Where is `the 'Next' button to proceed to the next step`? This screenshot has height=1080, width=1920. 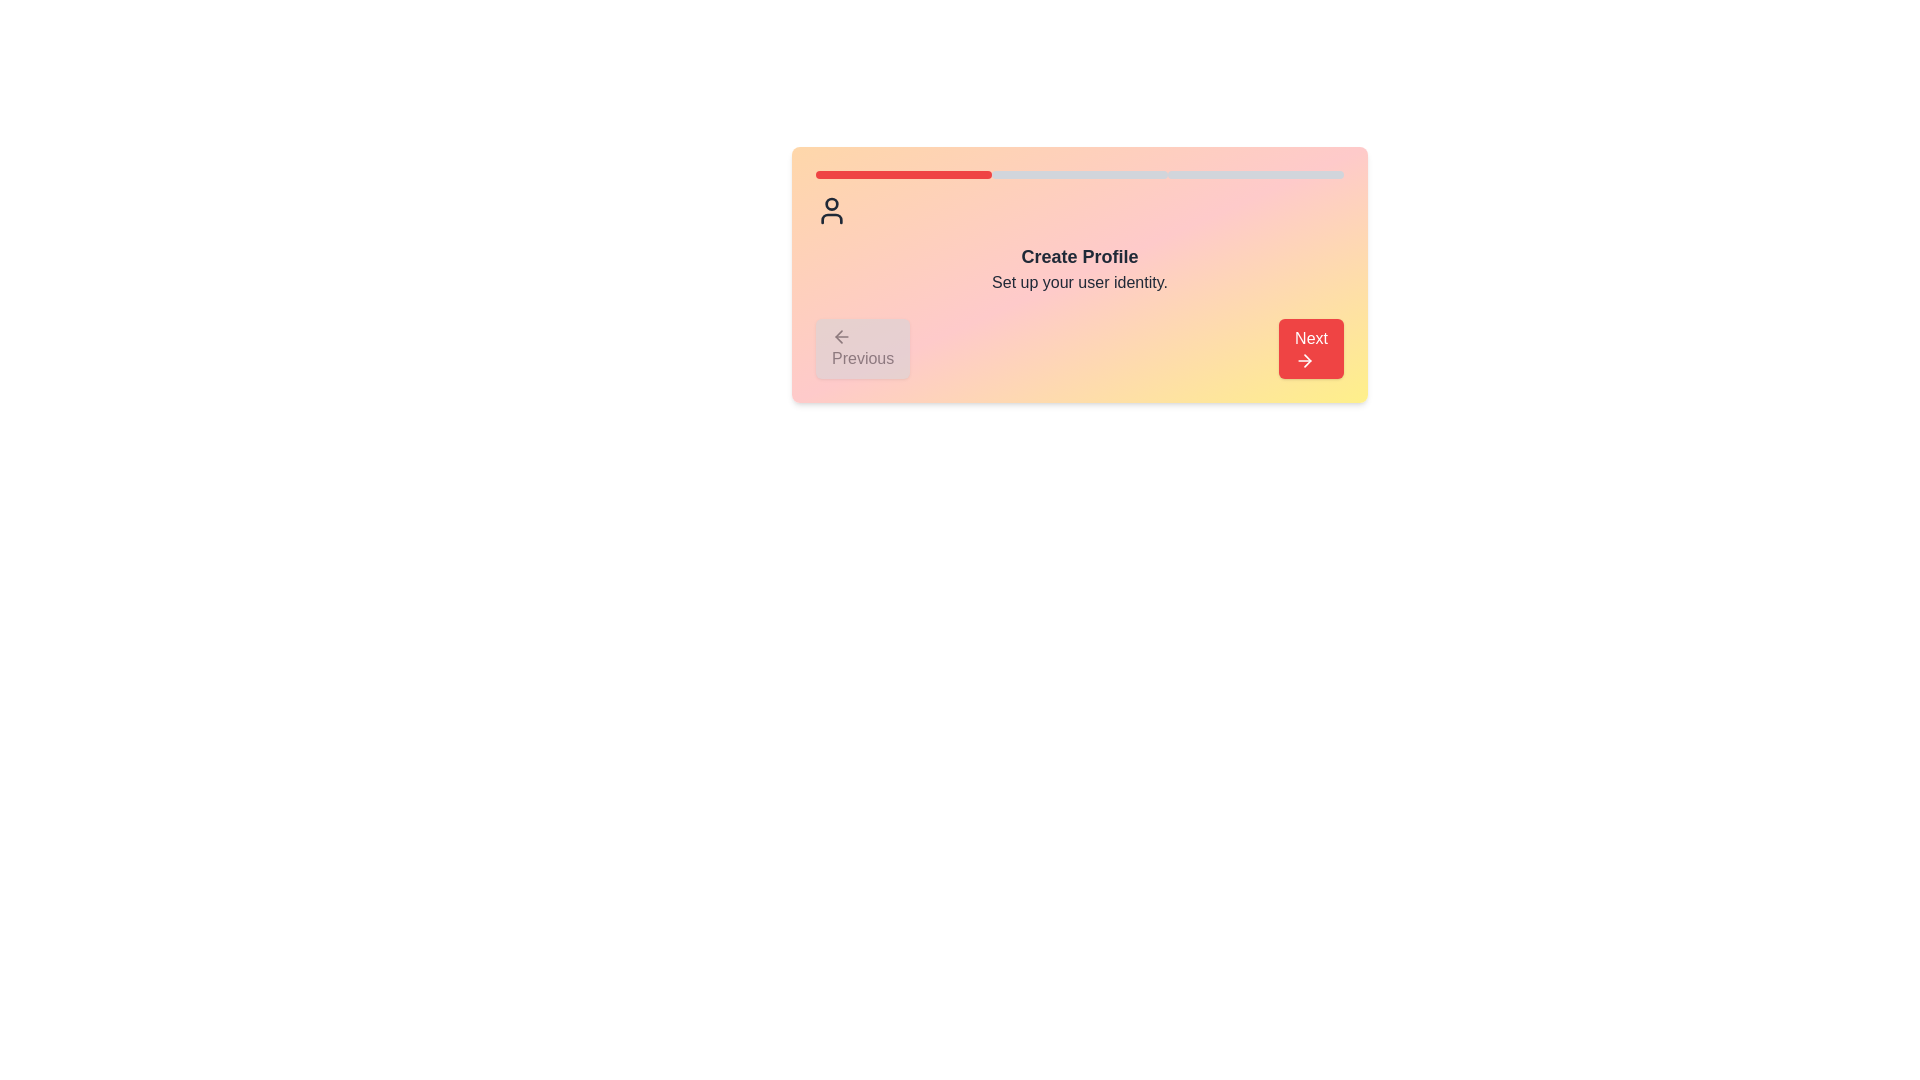 the 'Next' button to proceed to the next step is located at coordinates (1310, 347).